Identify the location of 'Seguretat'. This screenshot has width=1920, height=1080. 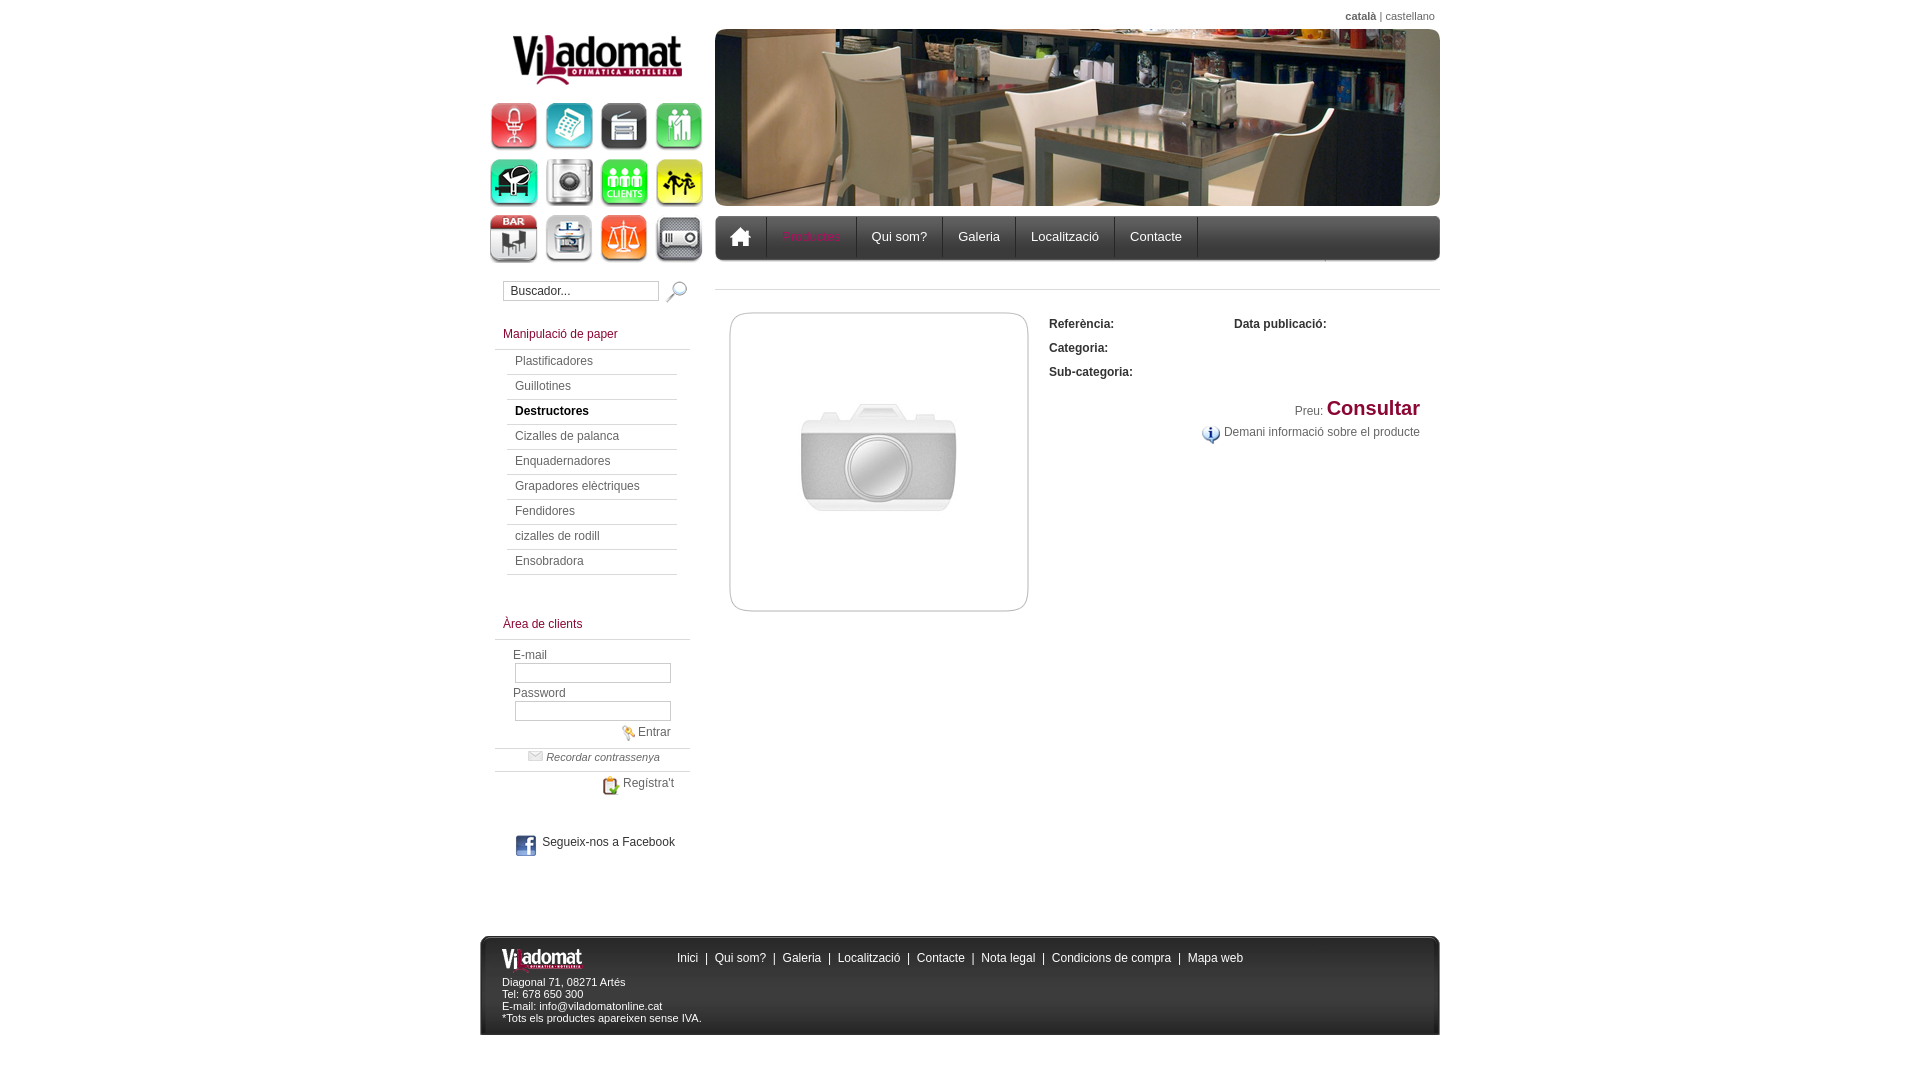
(568, 182).